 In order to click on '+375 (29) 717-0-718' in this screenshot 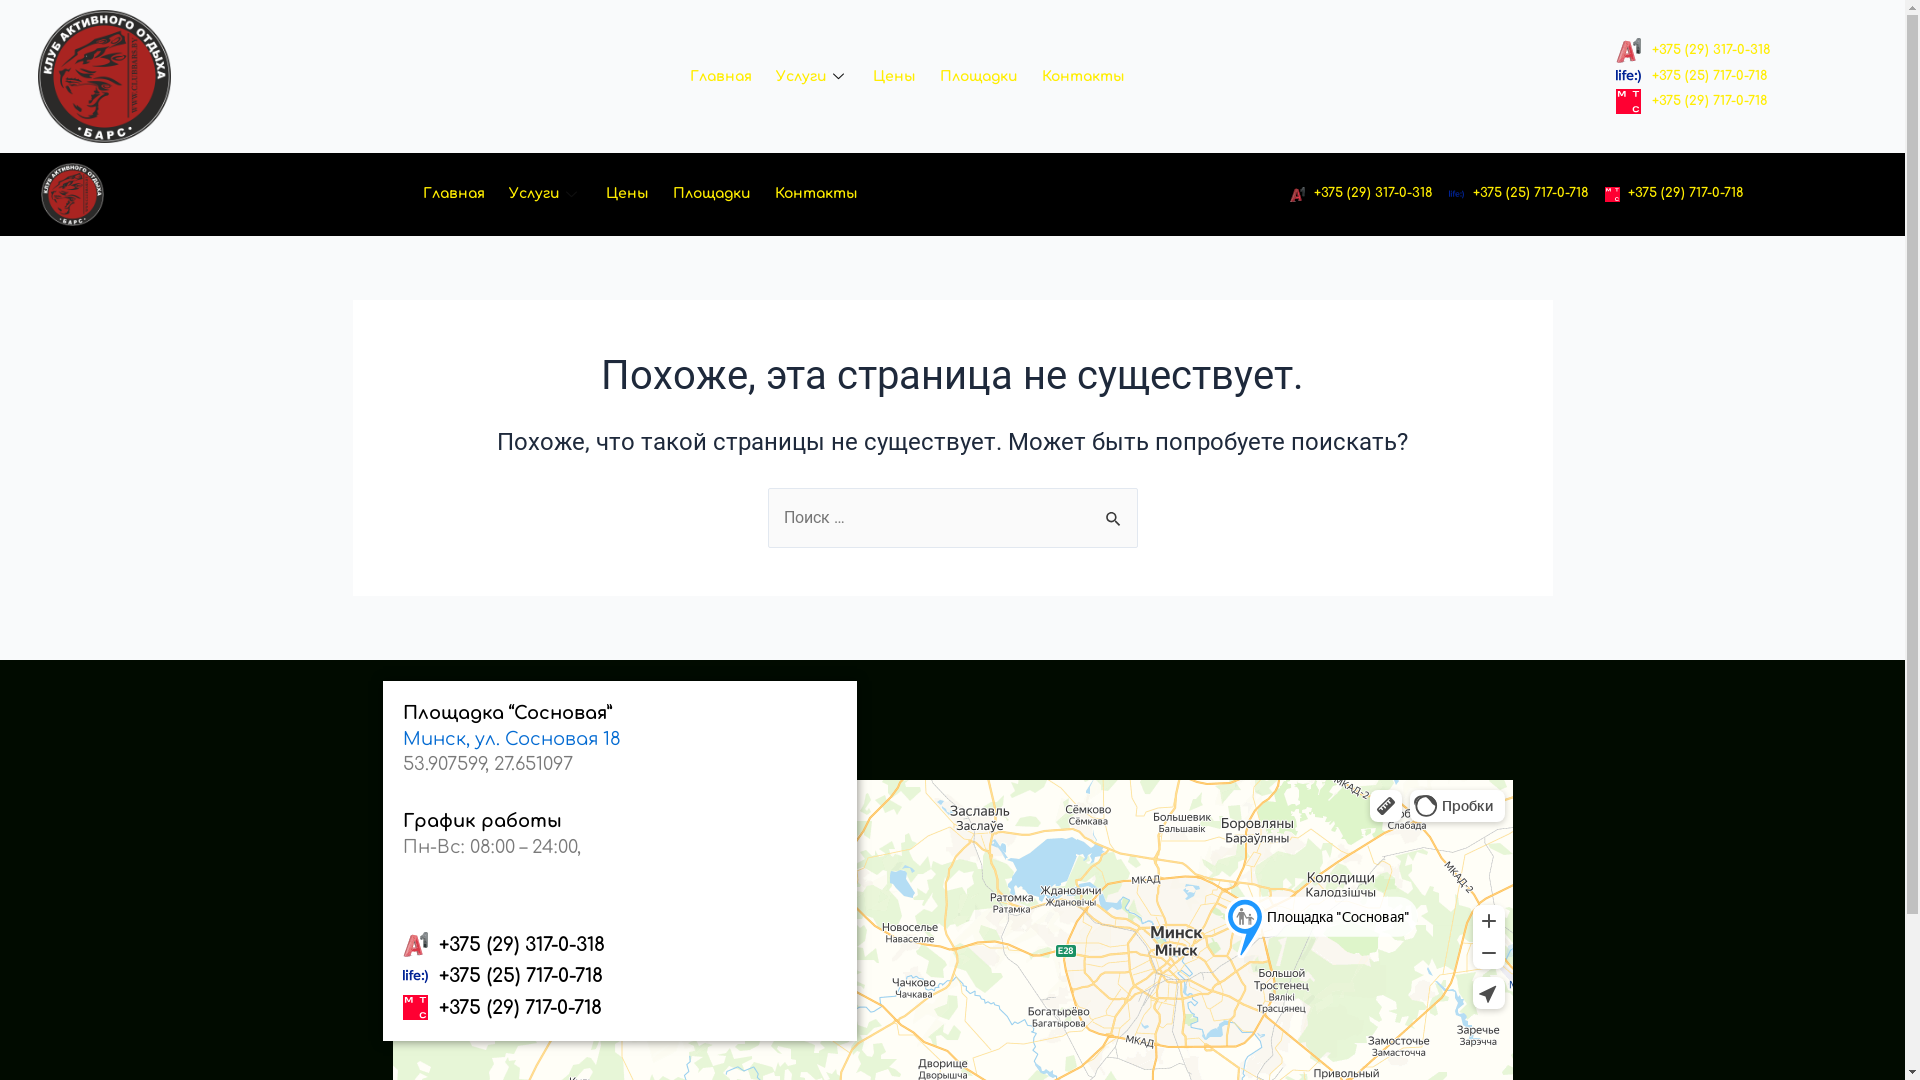, I will do `click(1604, 193)`.